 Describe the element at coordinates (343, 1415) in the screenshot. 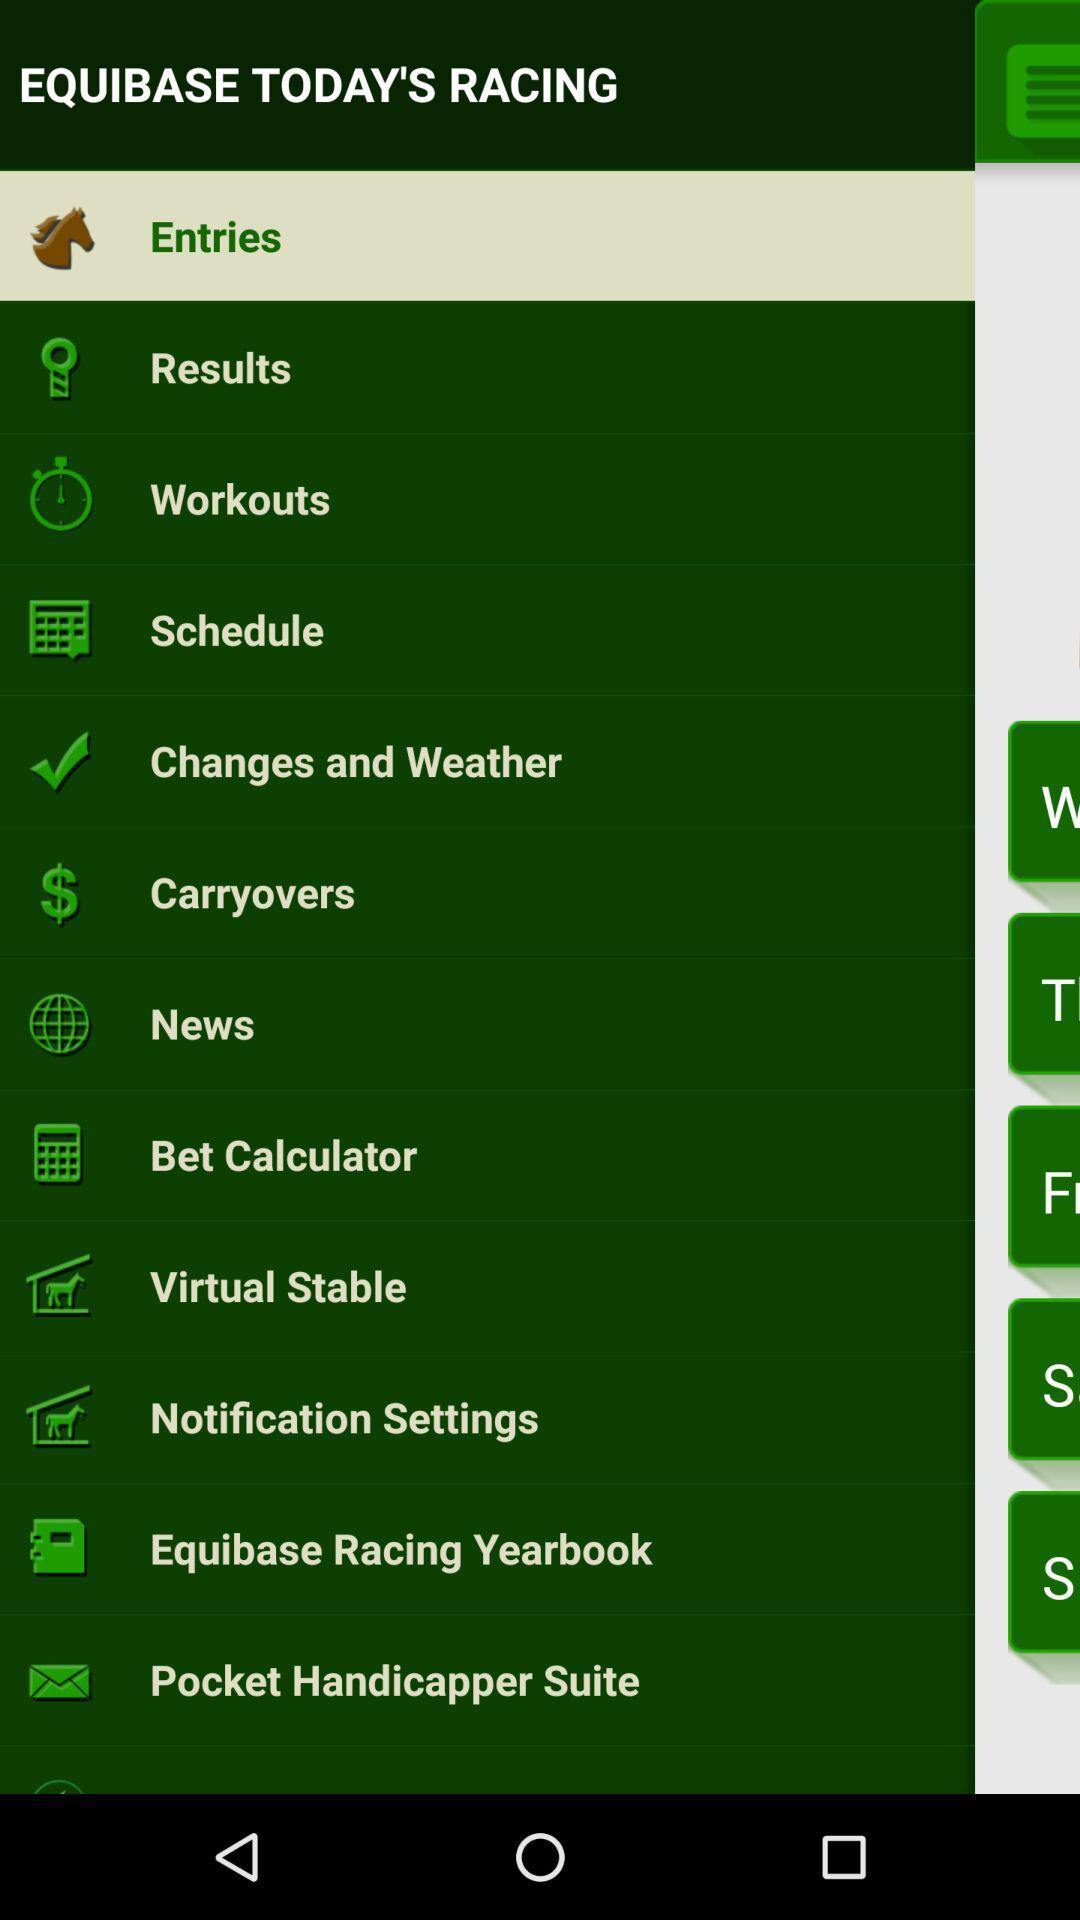

I see `the item to the left of saturday, apr 1 item` at that location.